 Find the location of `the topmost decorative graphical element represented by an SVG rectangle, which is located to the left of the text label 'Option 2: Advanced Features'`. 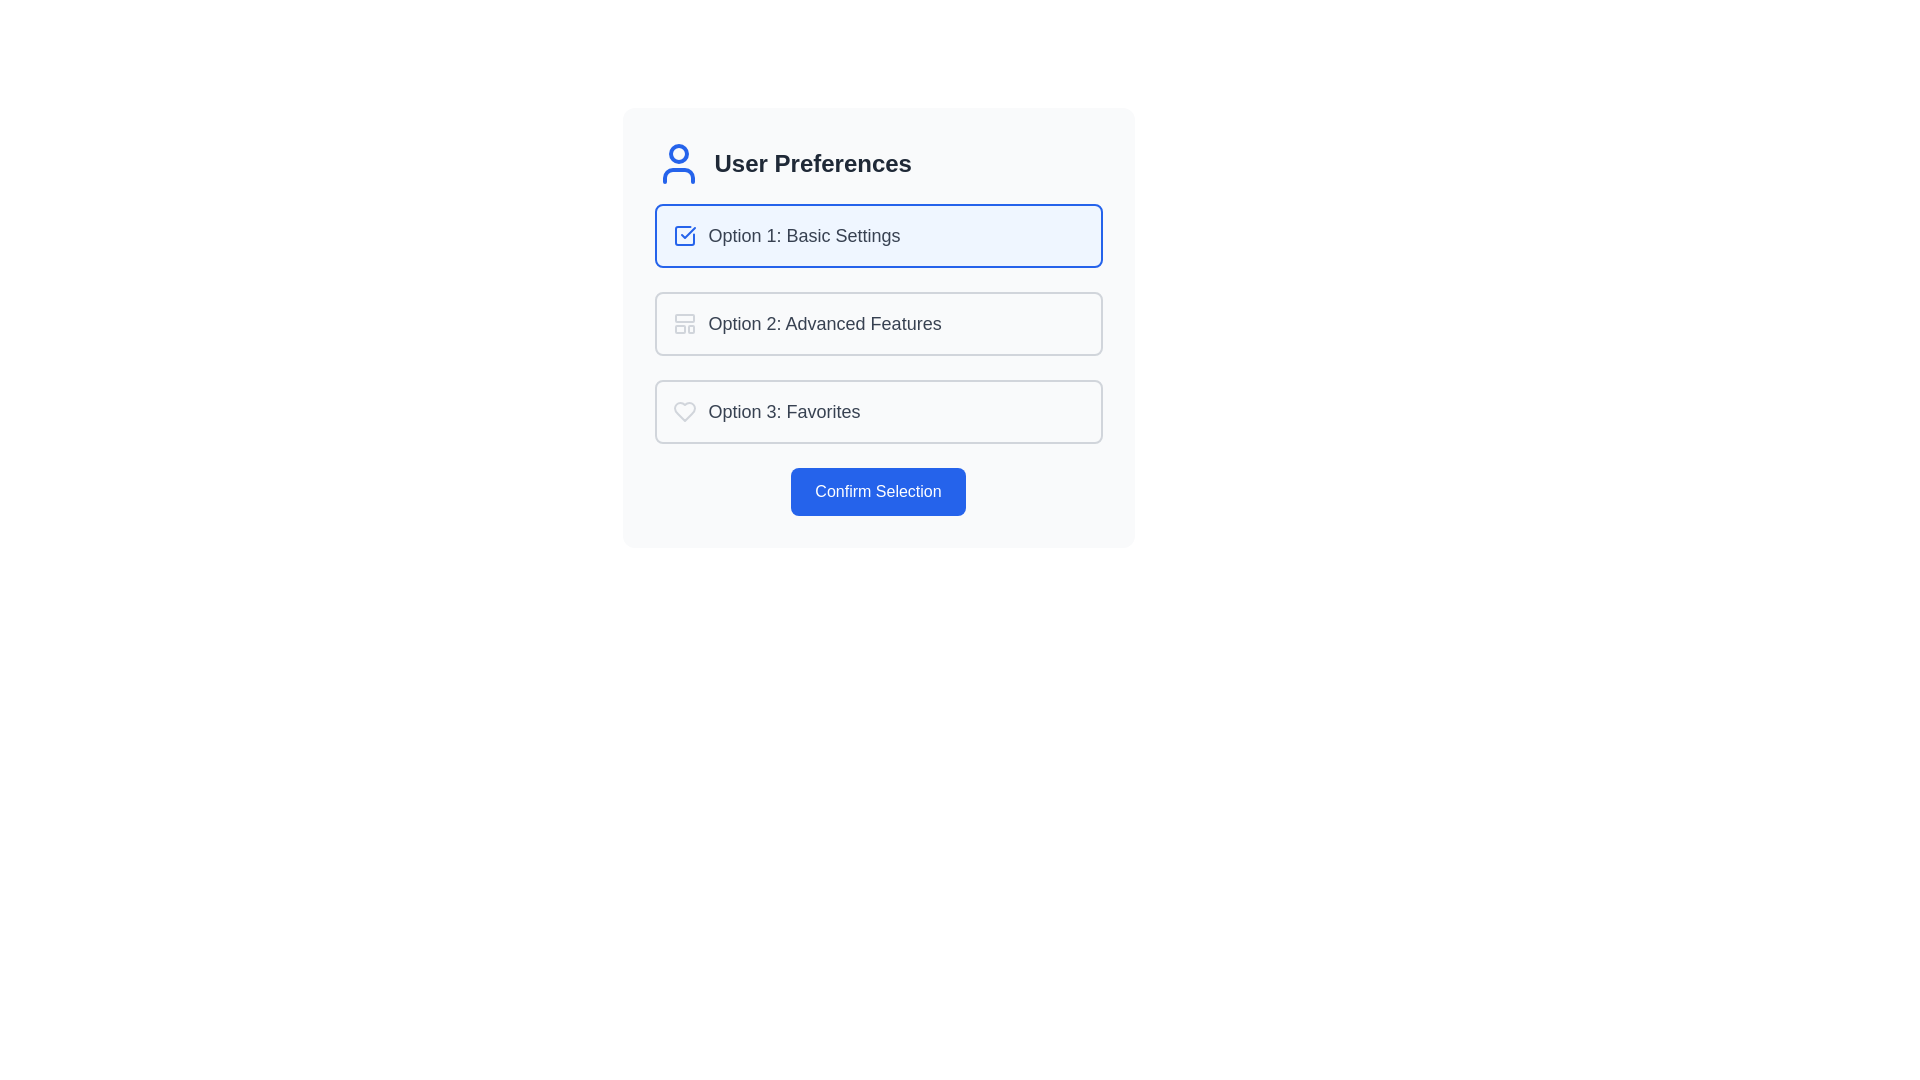

the topmost decorative graphical element represented by an SVG rectangle, which is located to the left of the text label 'Option 2: Advanced Features' is located at coordinates (684, 317).